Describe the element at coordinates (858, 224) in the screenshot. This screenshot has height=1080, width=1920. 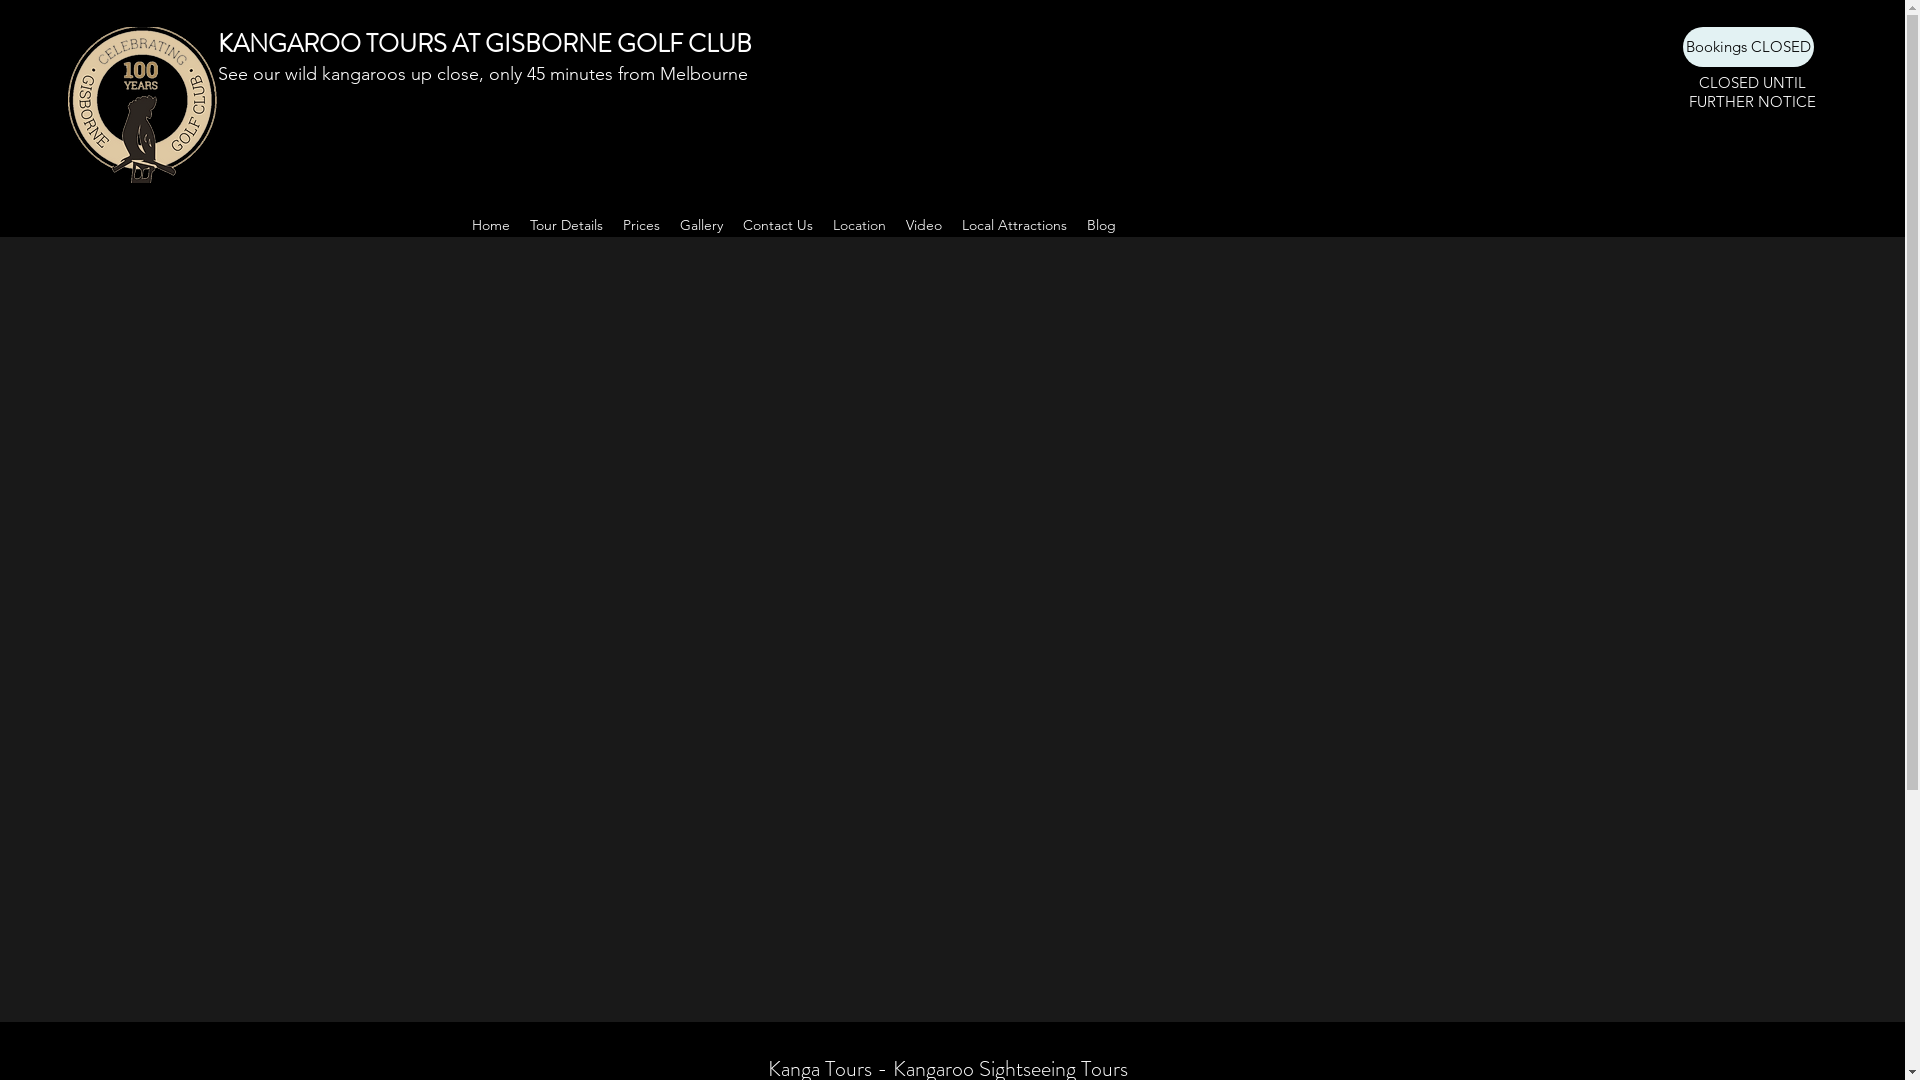
I see `'Location'` at that location.